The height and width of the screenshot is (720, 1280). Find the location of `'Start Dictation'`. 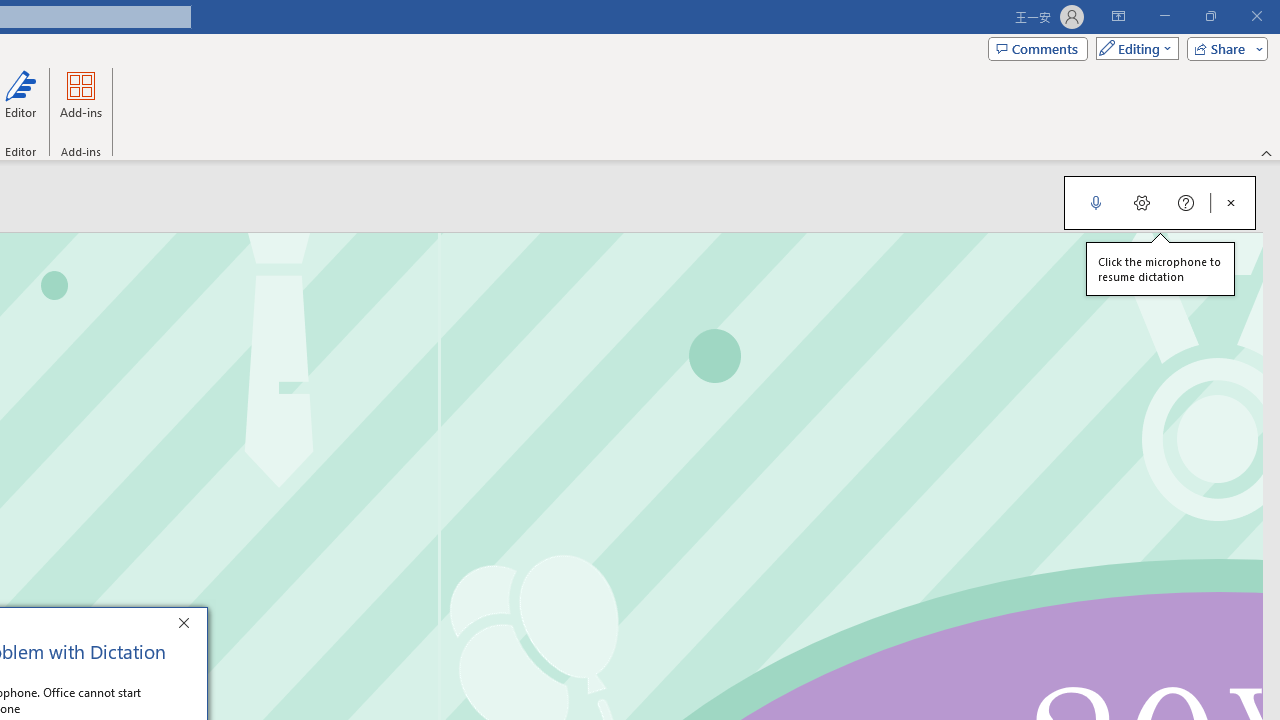

'Start Dictation' is located at coordinates (1095, 203).